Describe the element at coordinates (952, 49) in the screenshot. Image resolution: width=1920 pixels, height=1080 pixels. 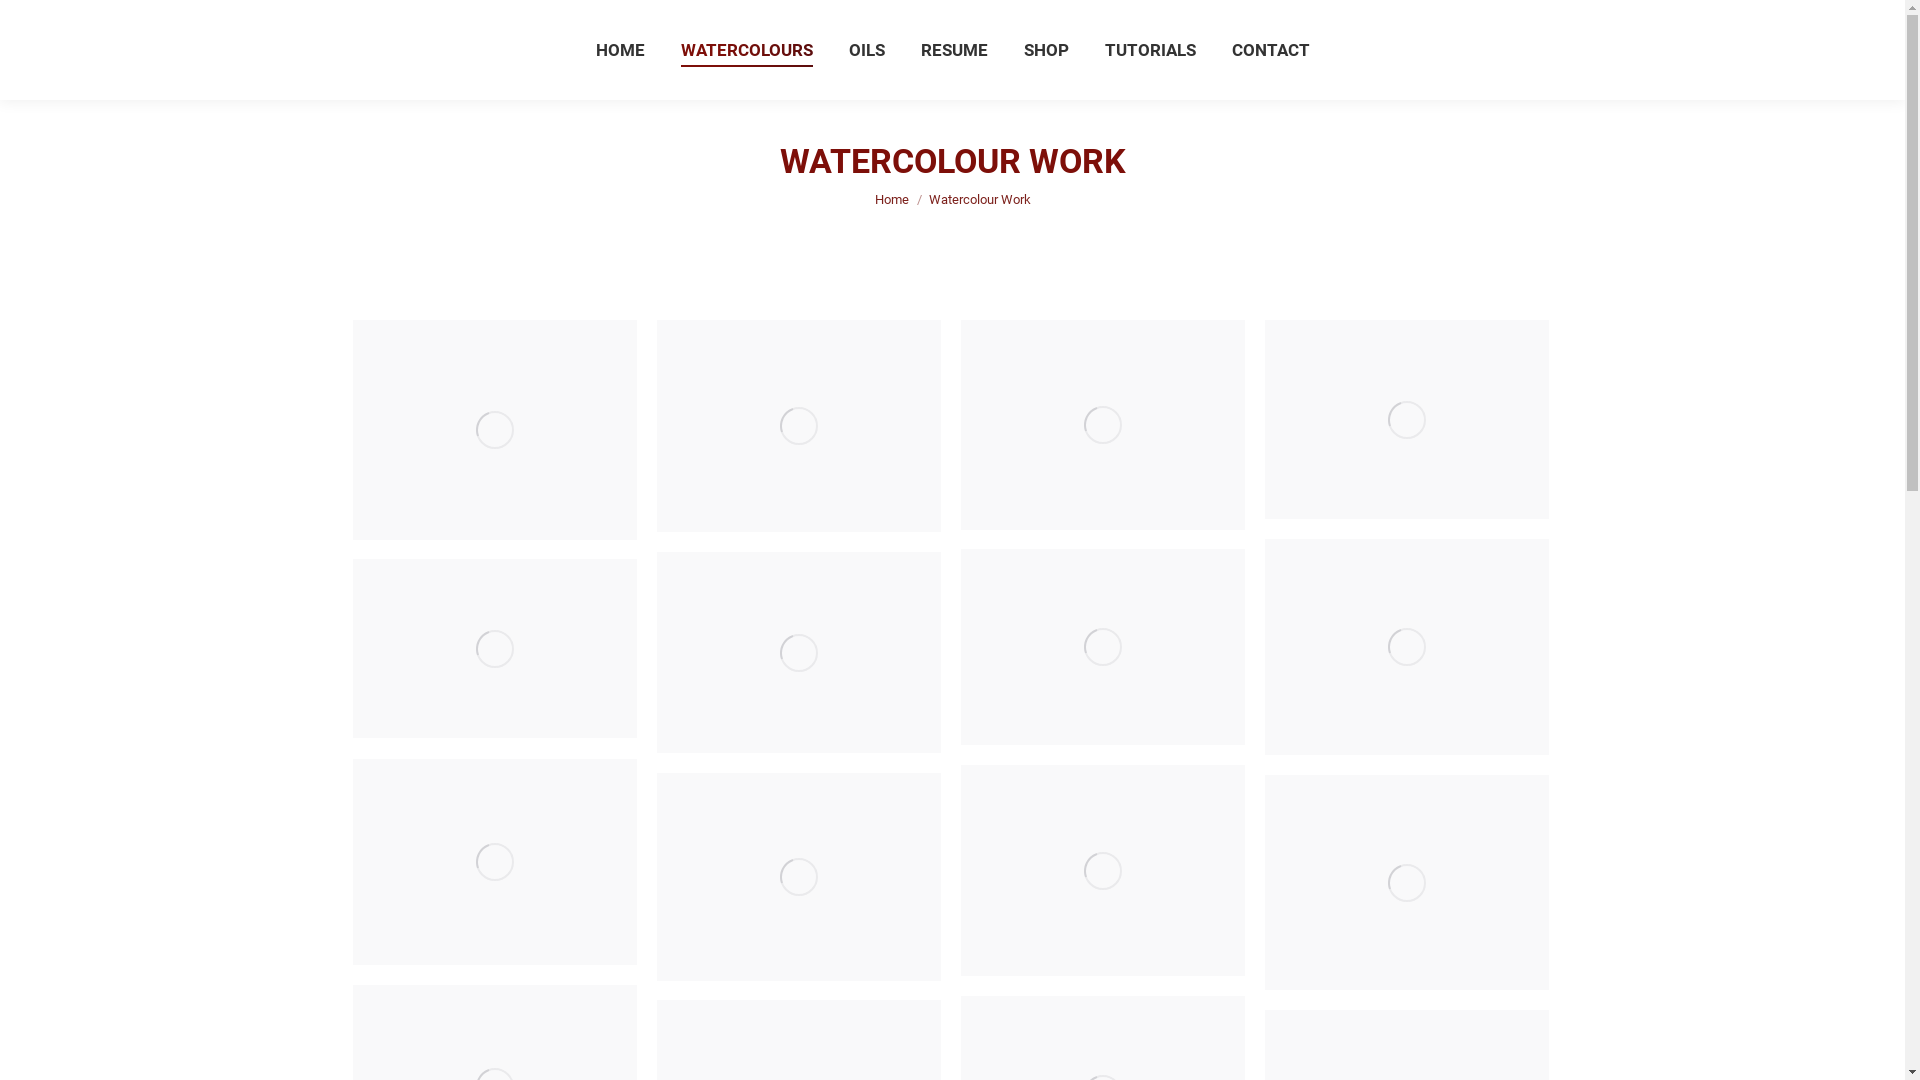
I see `'RESUME'` at that location.